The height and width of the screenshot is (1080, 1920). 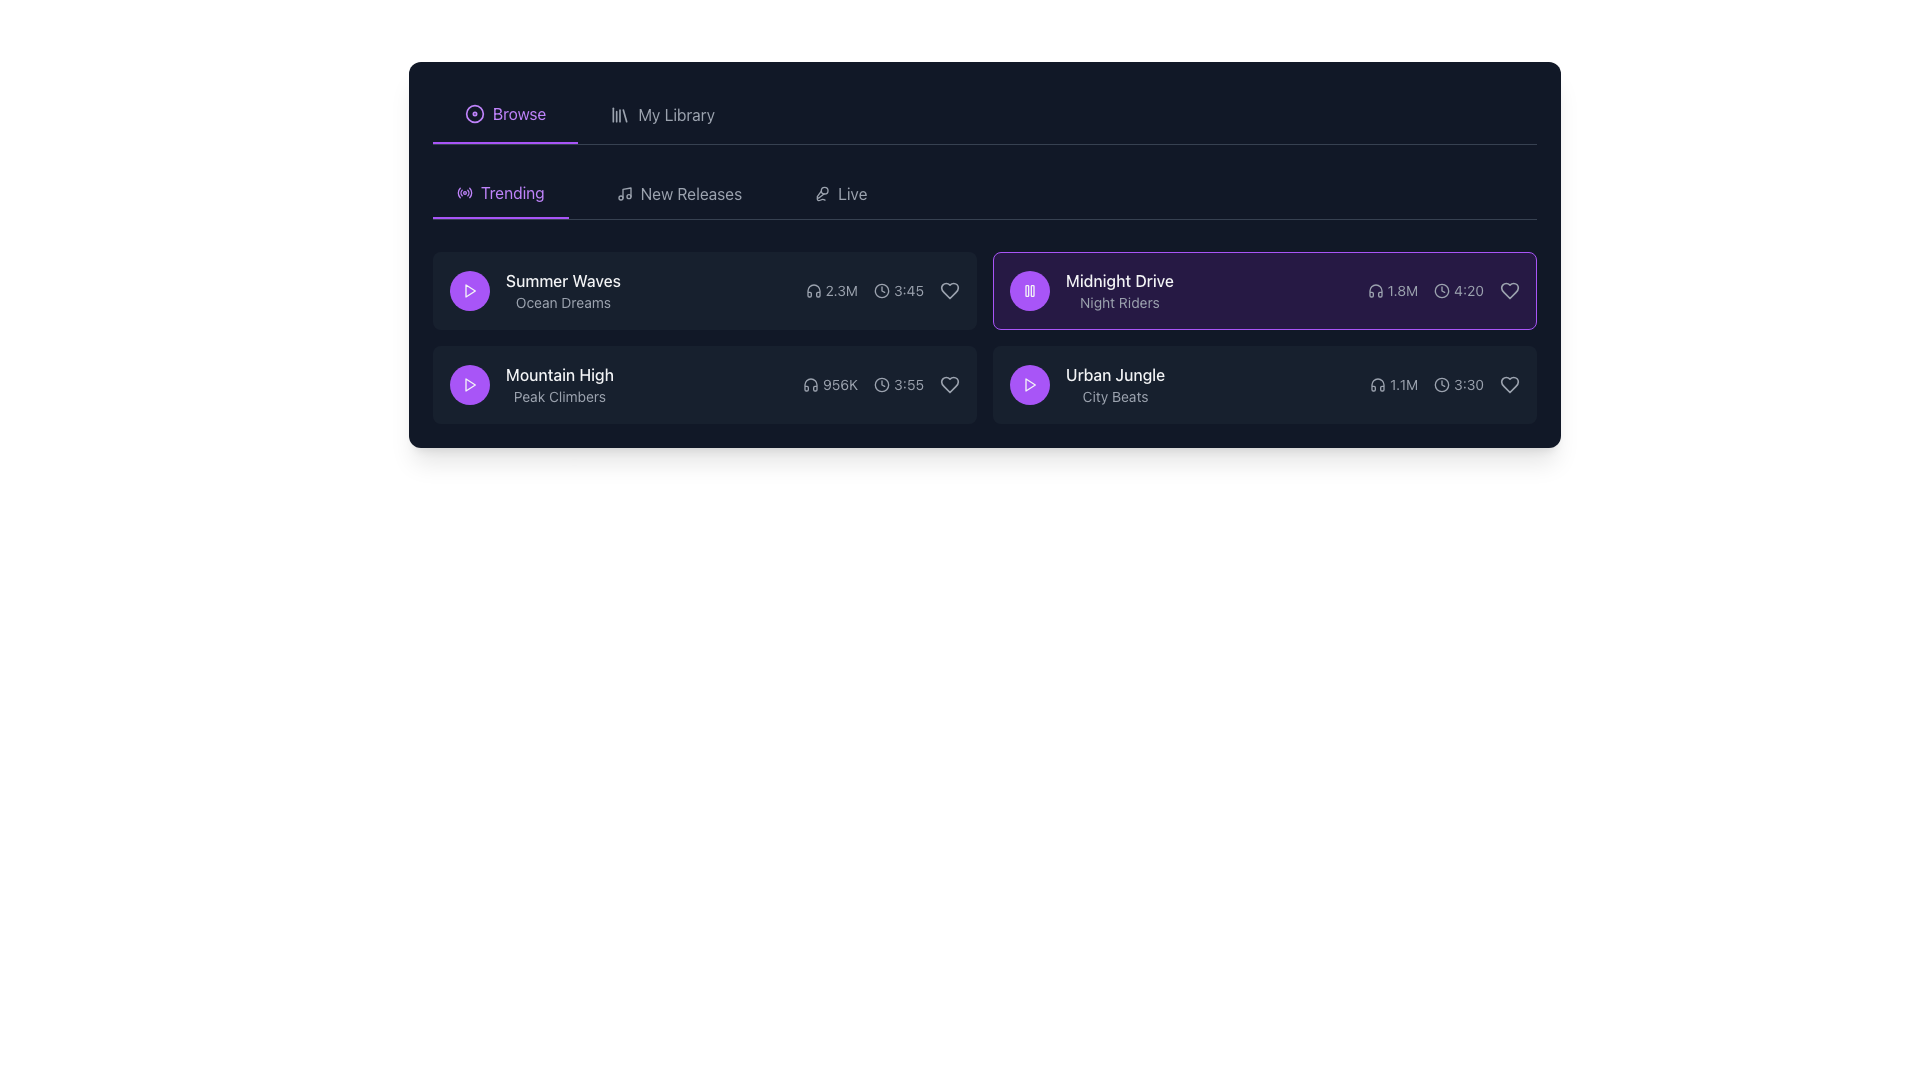 What do you see at coordinates (1393, 385) in the screenshot?
I see `the text label '1.1M' next to the headphones icon in the lower right segment of the song list interface, positioned to the left of the duration text '3:30'` at bounding box center [1393, 385].